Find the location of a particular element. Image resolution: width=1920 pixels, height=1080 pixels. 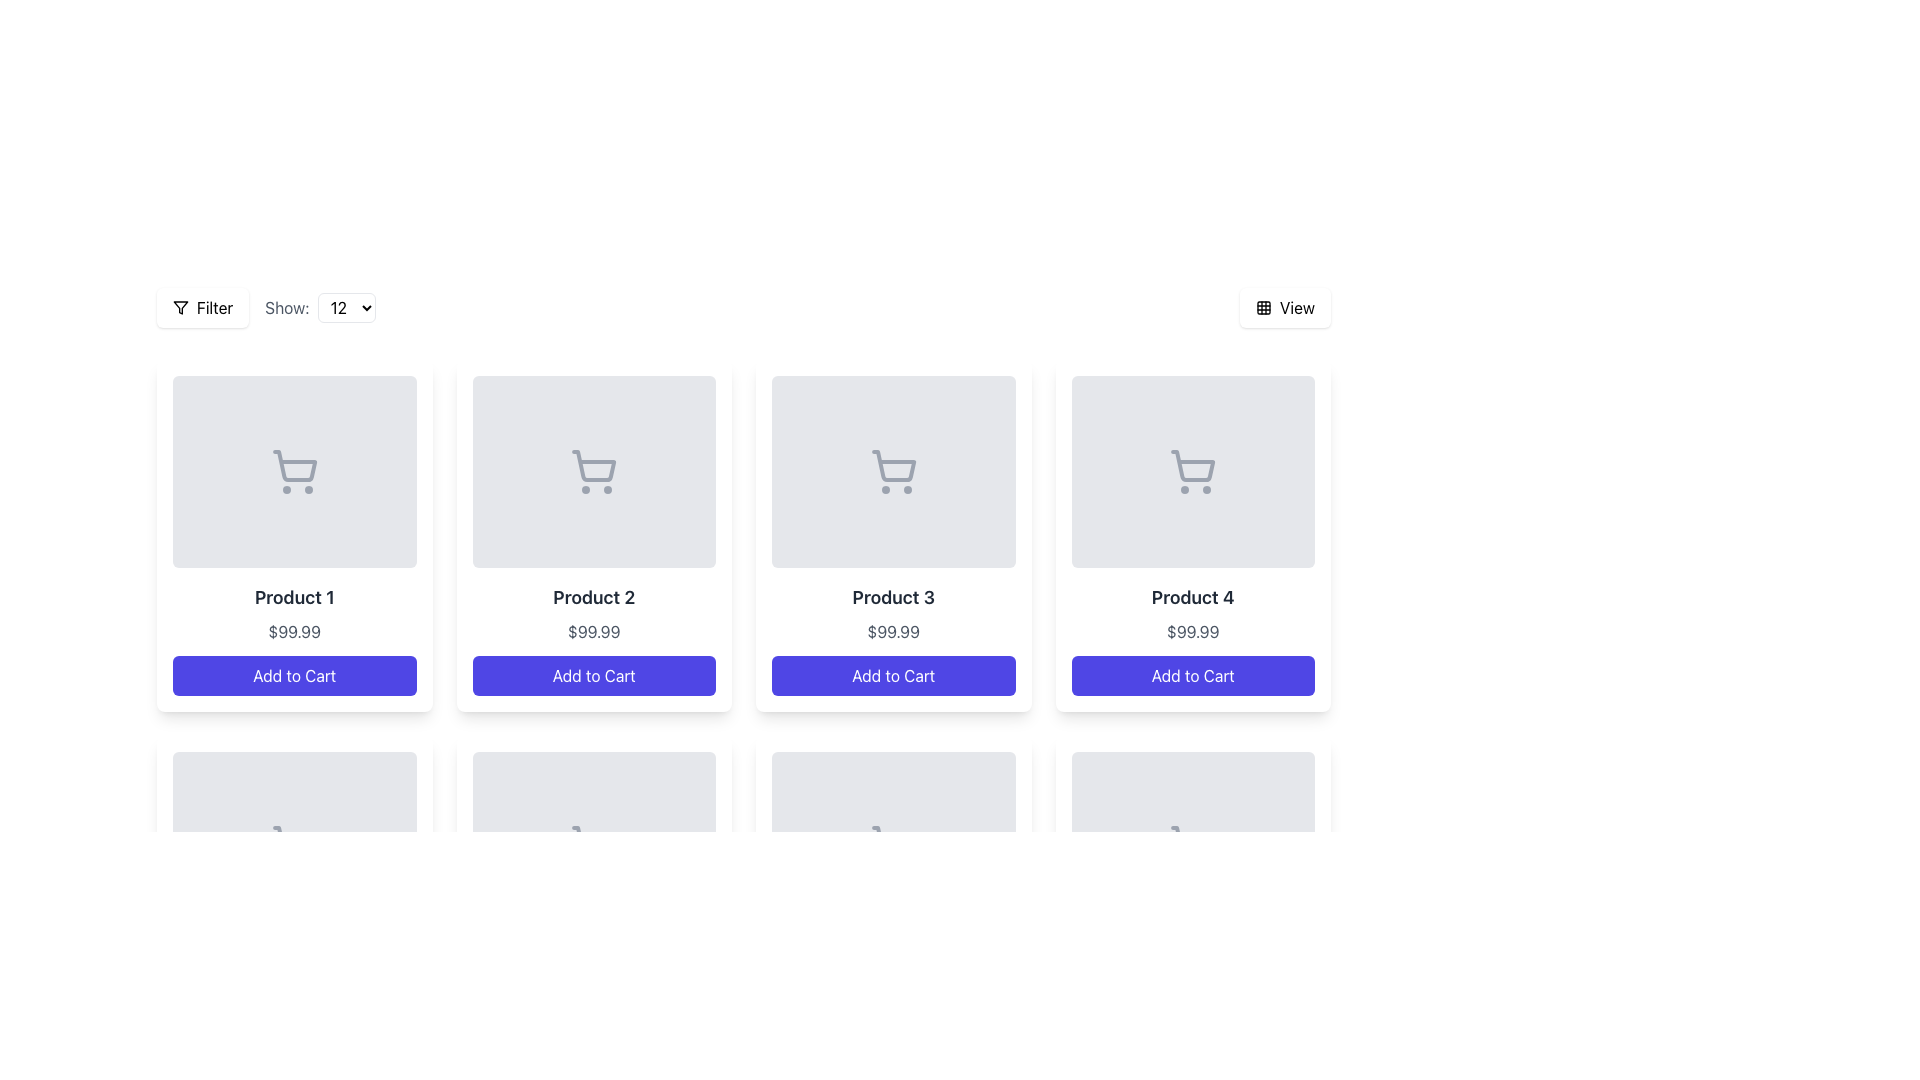

the button located at the bottom of the 'Product 3' card to observe the hover effect is located at coordinates (892, 675).